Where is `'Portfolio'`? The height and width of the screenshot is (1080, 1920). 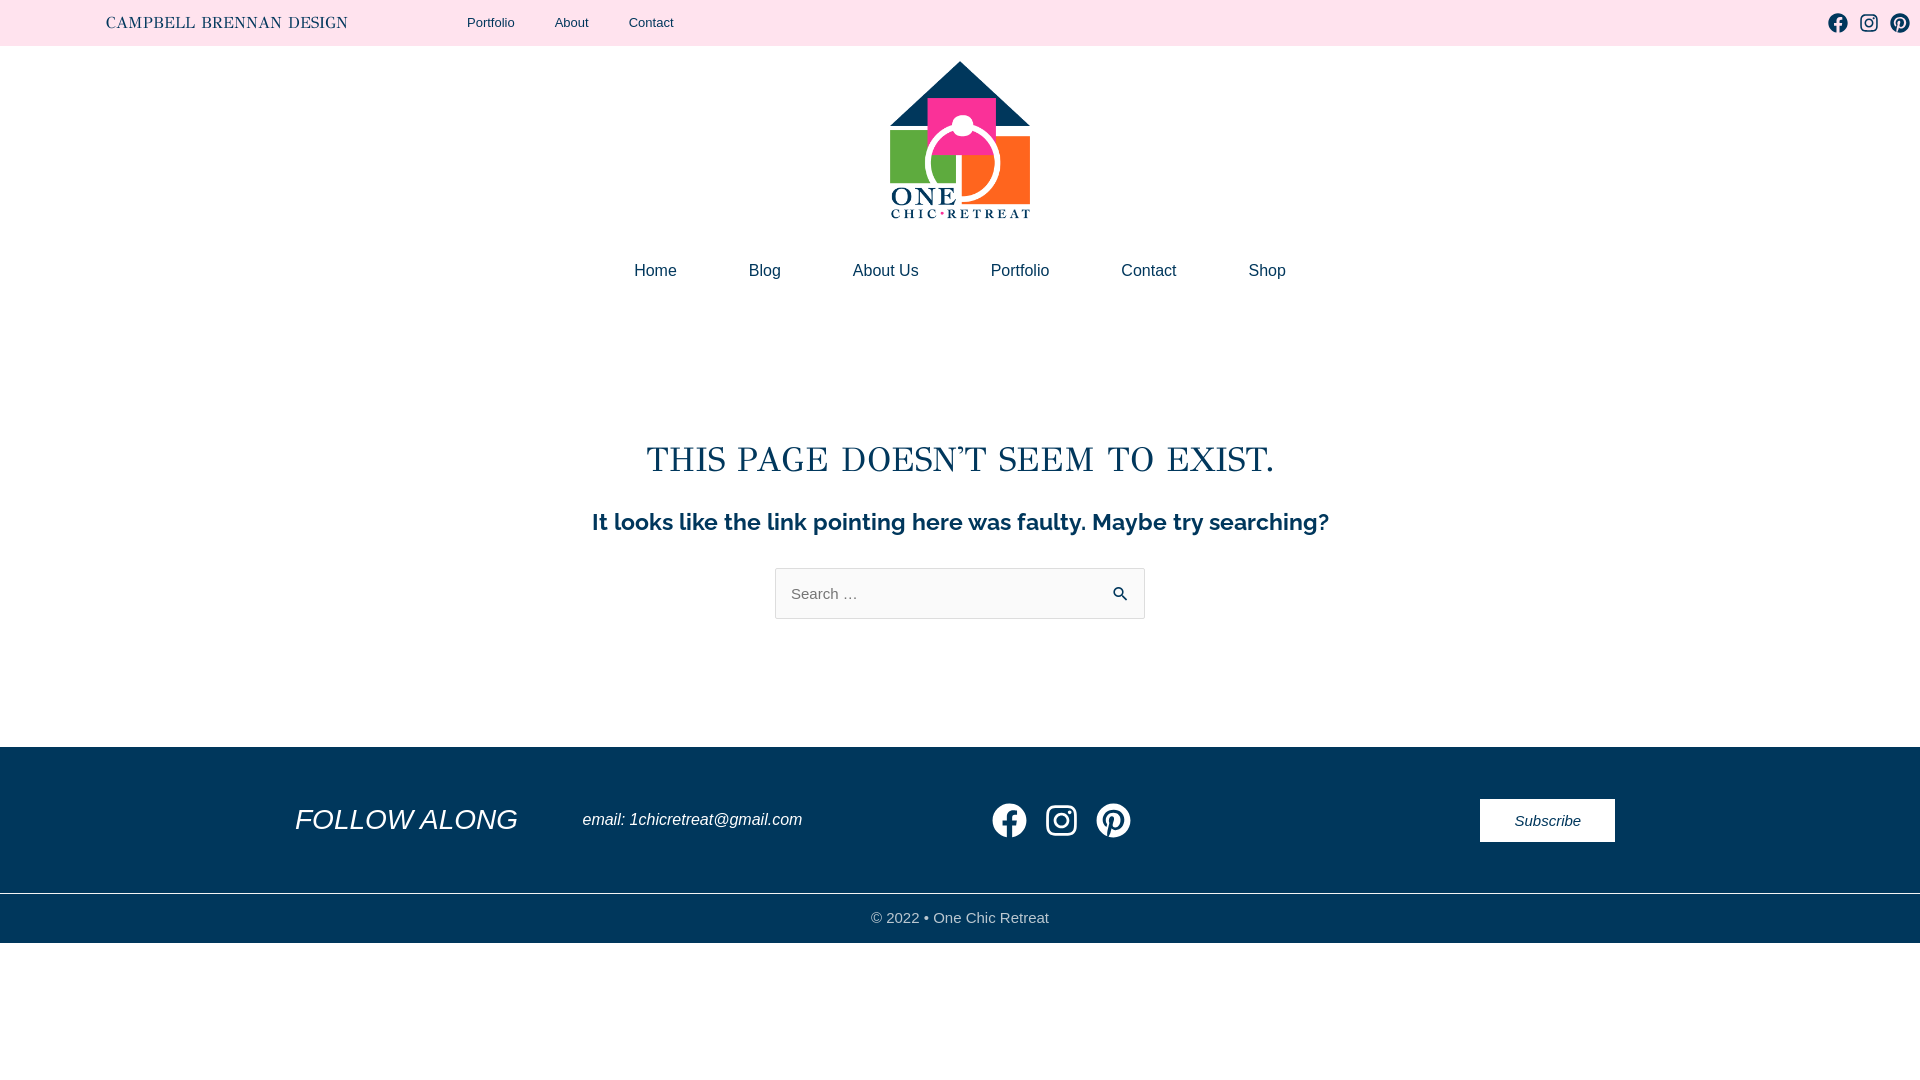 'Portfolio' is located at coordinates (490, 23).